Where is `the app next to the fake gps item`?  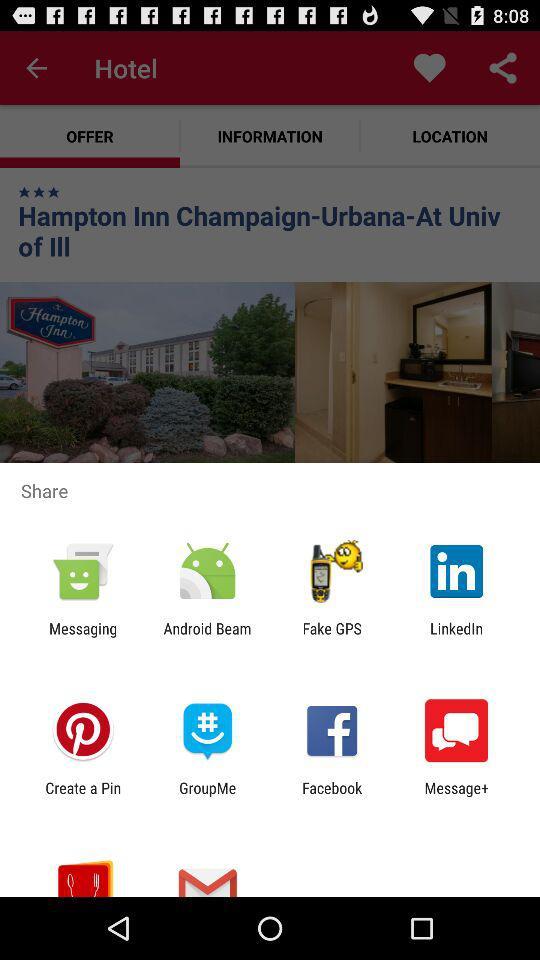 the app next to the fake gps item is located at coordinates (206, 636).